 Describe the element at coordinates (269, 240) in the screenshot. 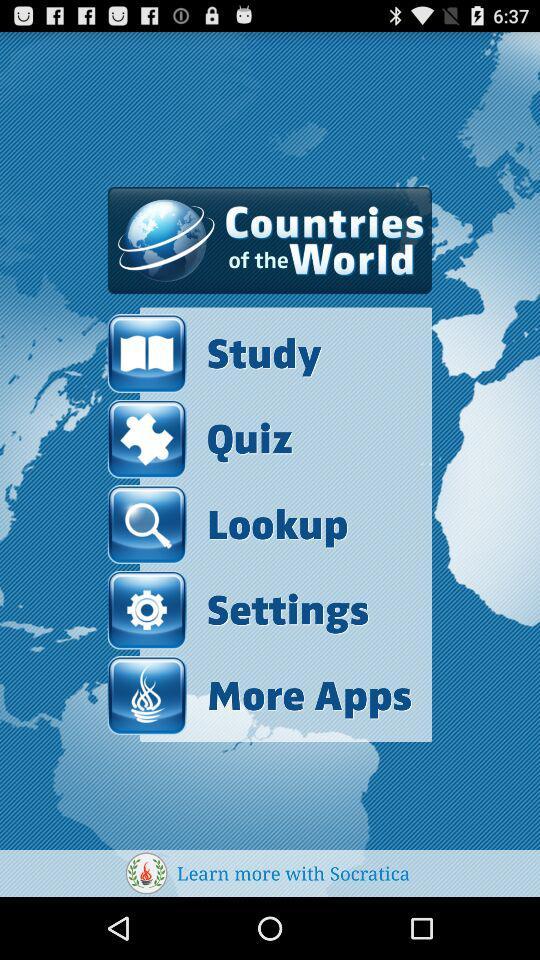

I see `the item above study` at that location.